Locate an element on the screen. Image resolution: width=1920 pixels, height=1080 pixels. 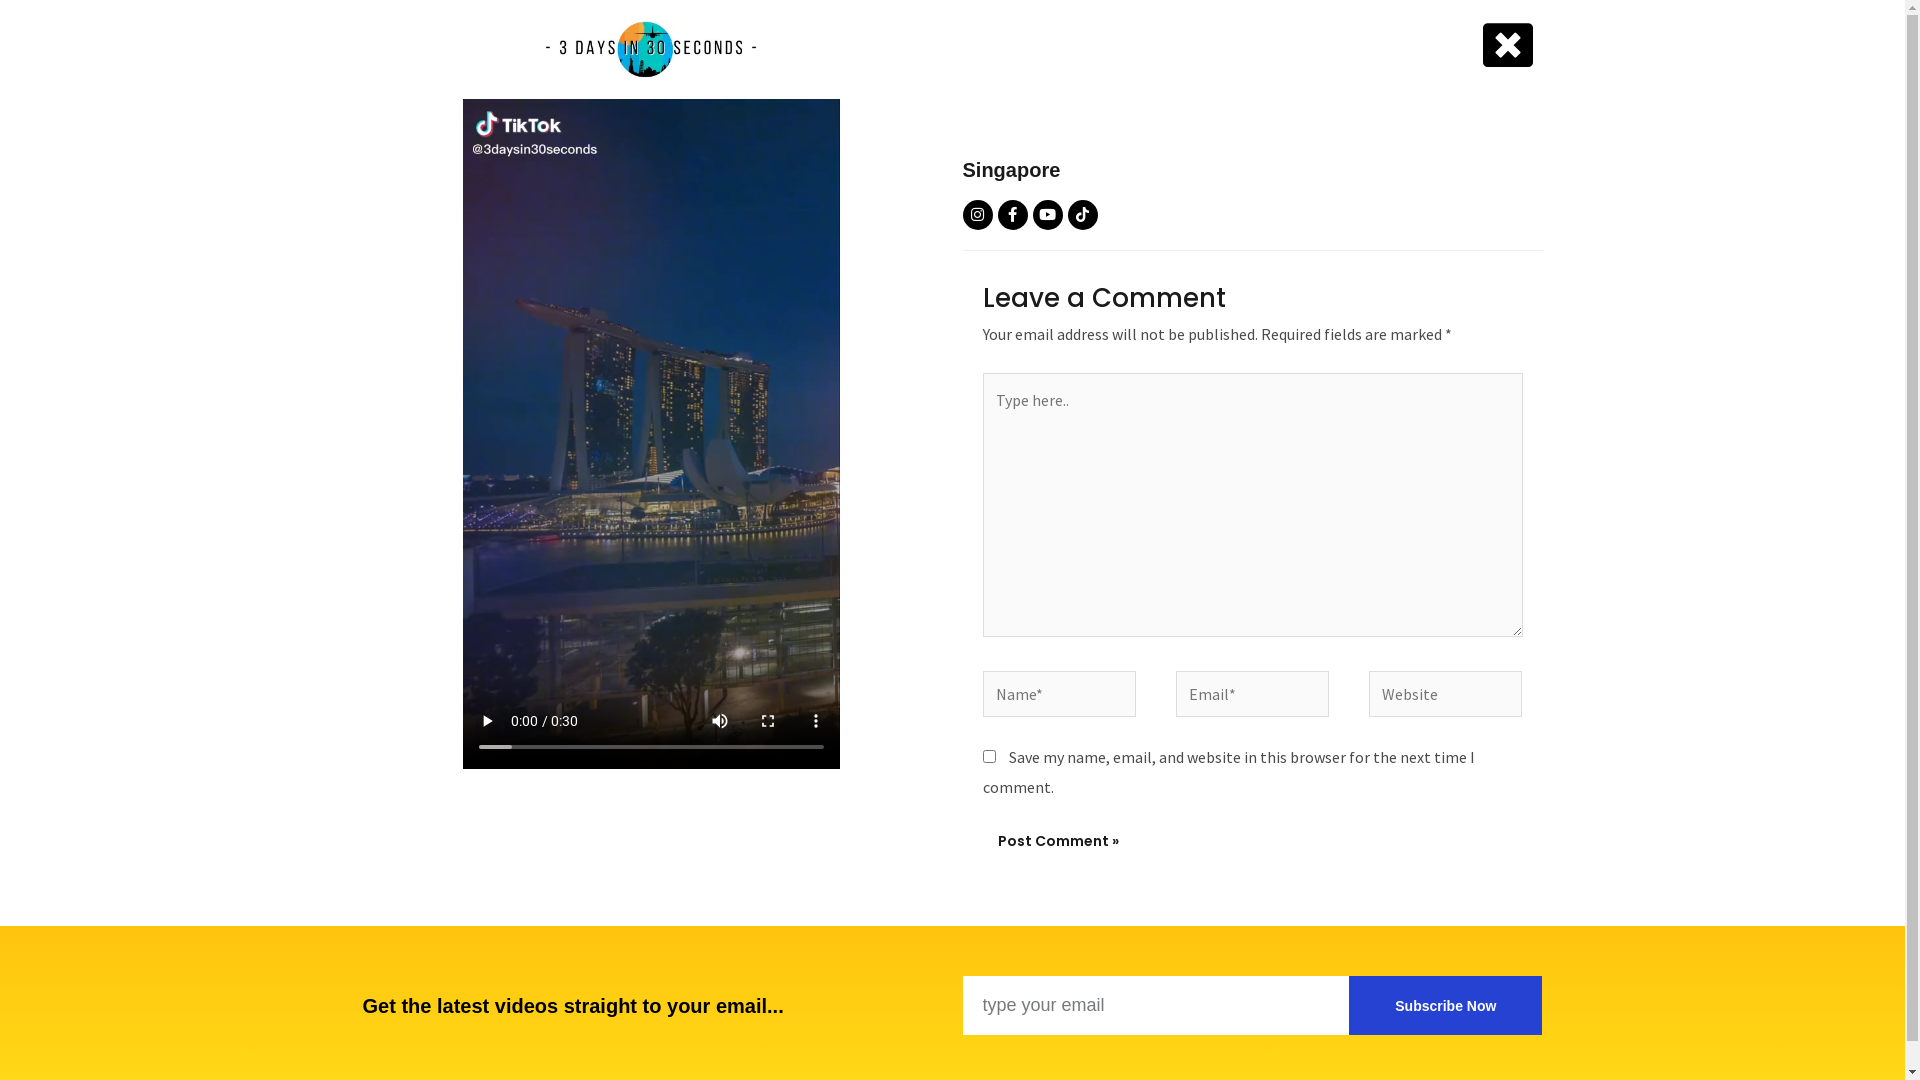
'Youtube' is located at coordinates (1045, 215).